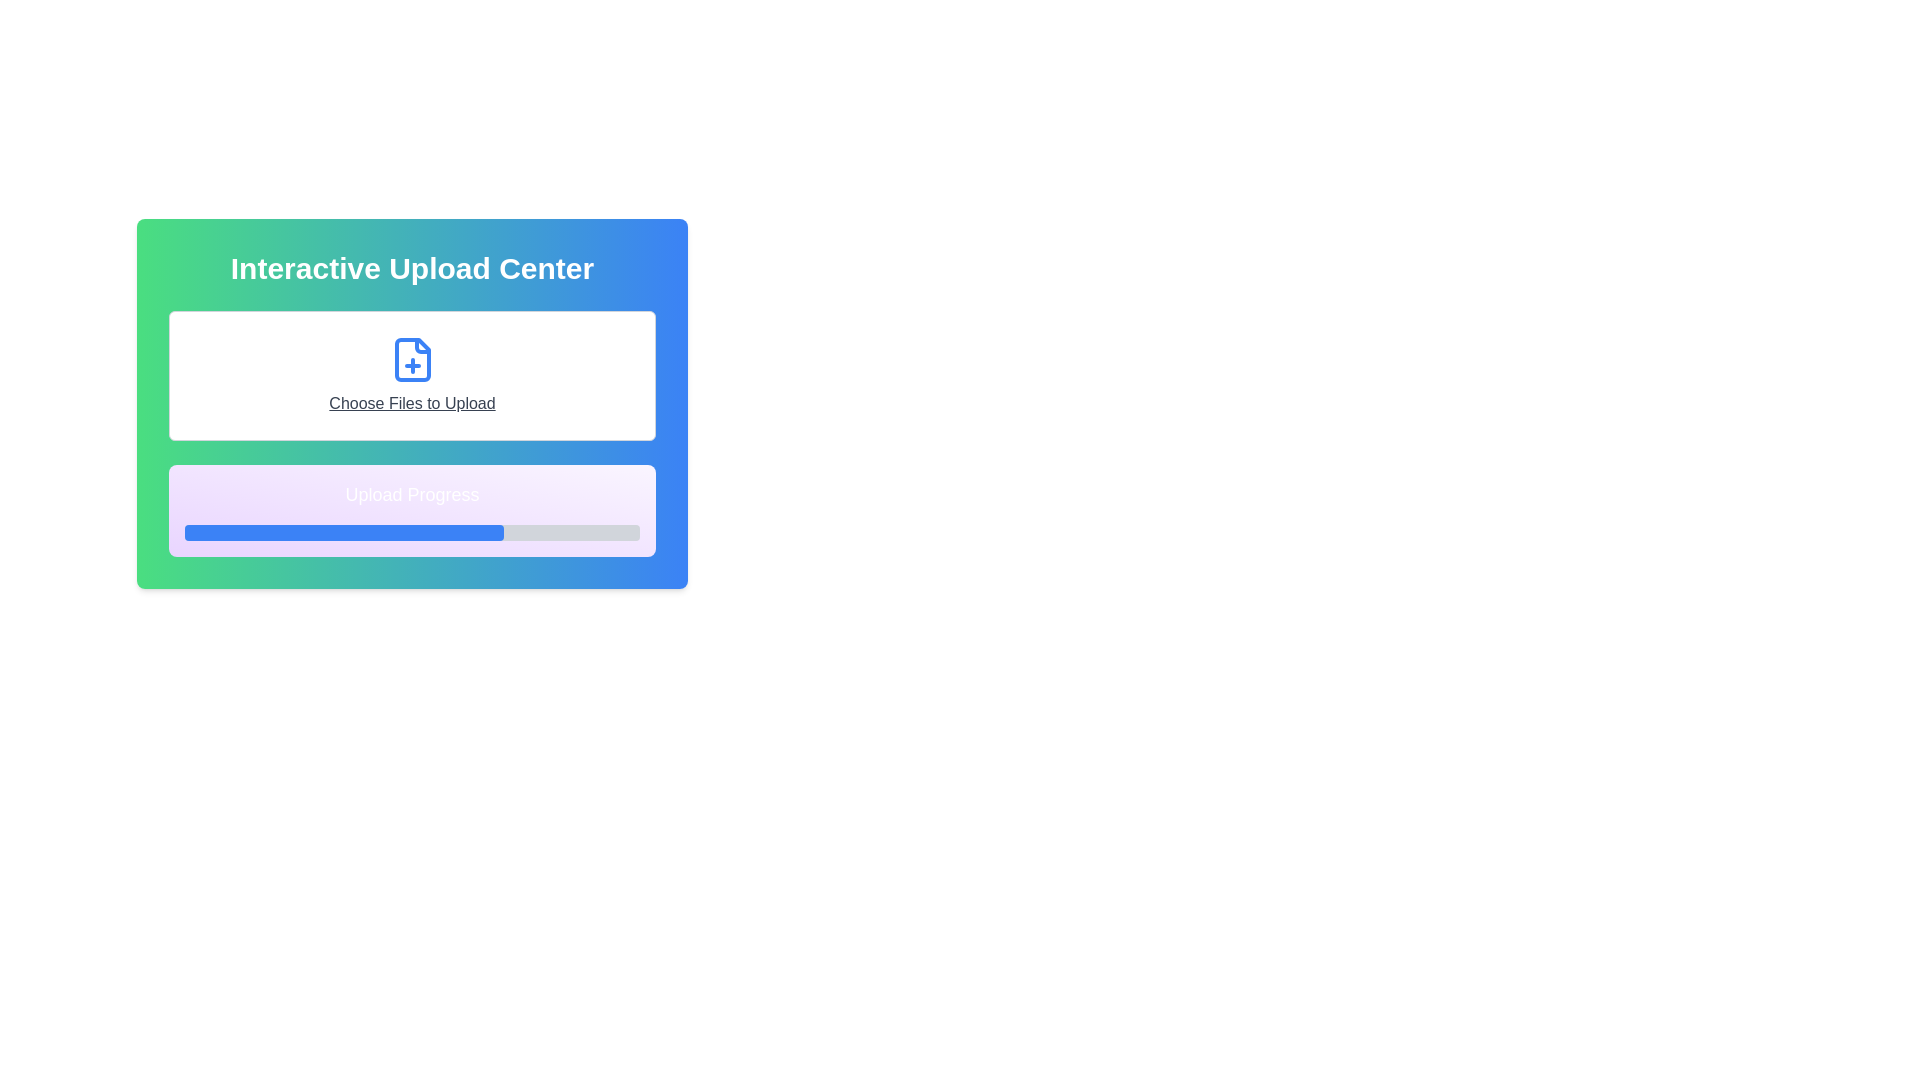 The height and width of the screenshot is (1080, 1920). What do you see at coordinates (411, 531) in the screenshot?
I see `the horizontal, rectangular progress bar located at the bottom of the Upload Progress section, which has a gray background and a blue filling bar` at bounding box center [411, 531].